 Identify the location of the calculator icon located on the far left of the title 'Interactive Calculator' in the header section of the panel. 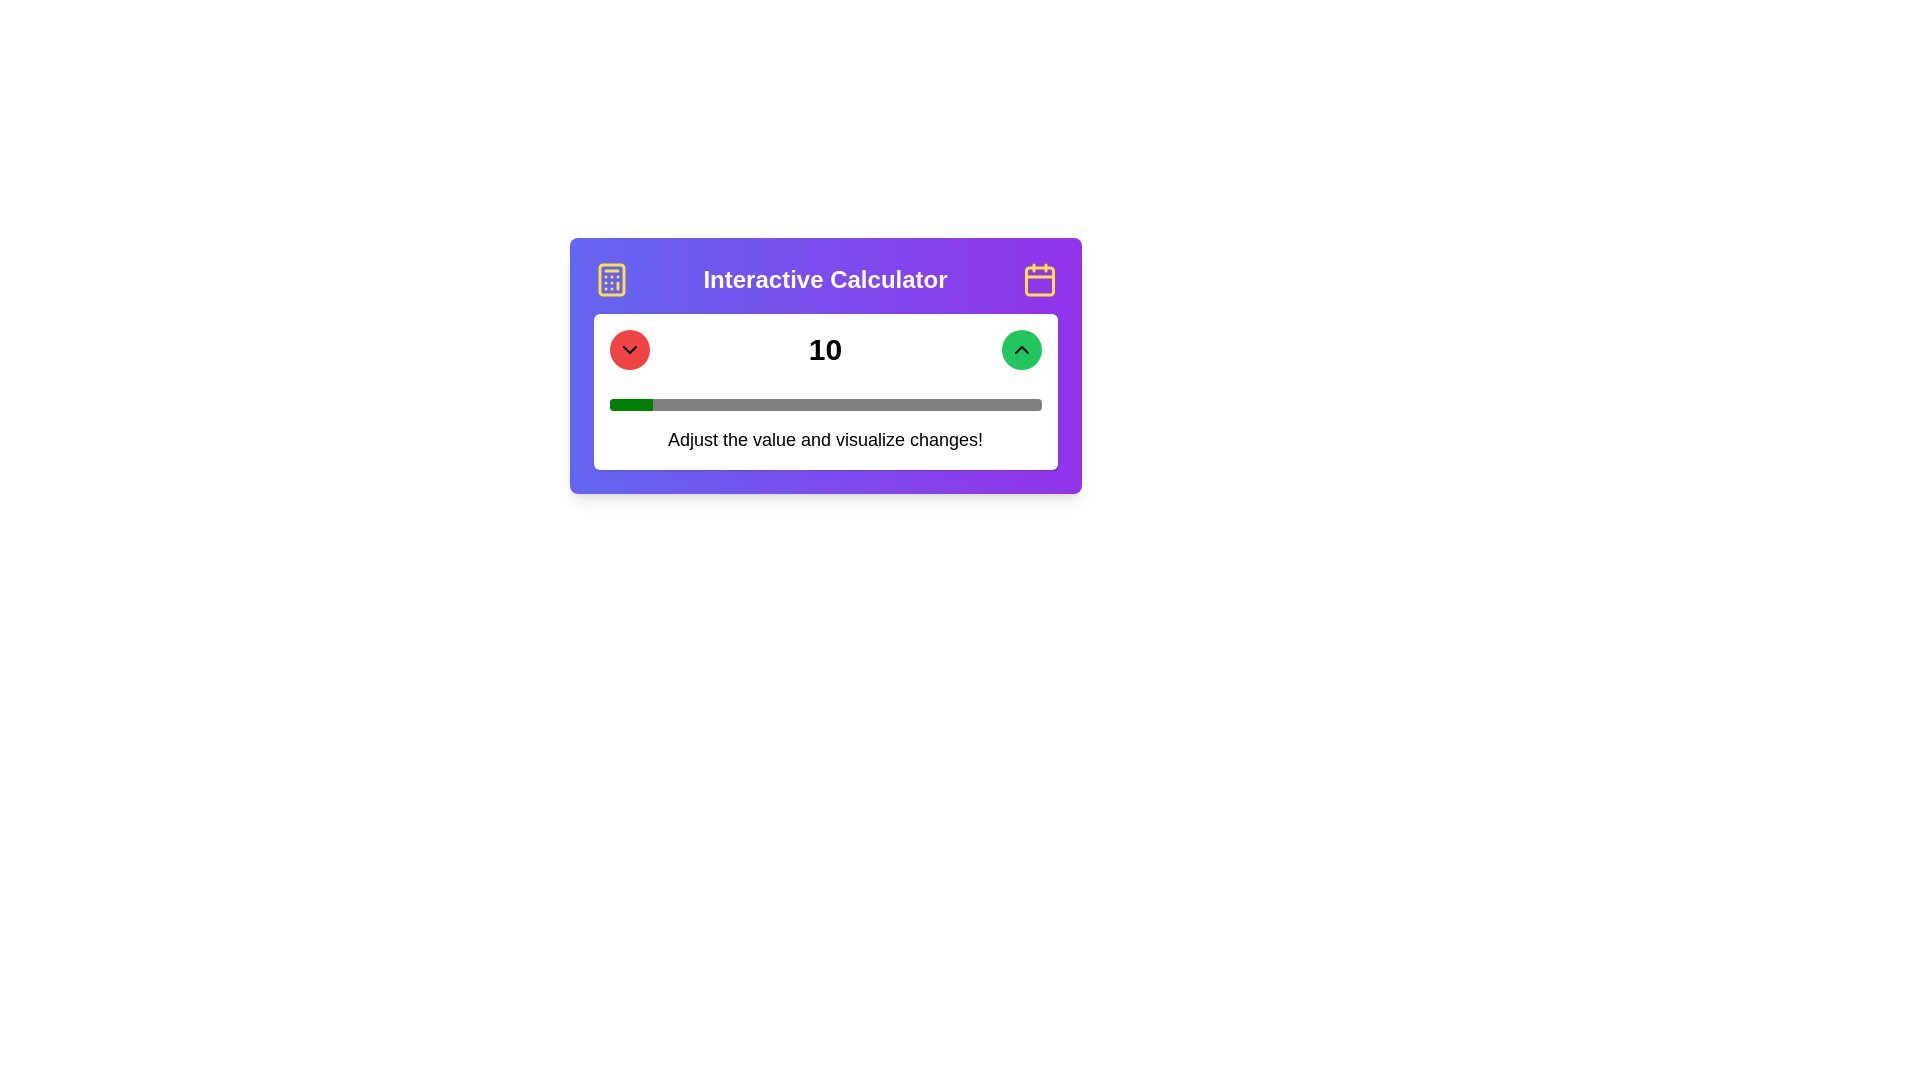
(610, 280).